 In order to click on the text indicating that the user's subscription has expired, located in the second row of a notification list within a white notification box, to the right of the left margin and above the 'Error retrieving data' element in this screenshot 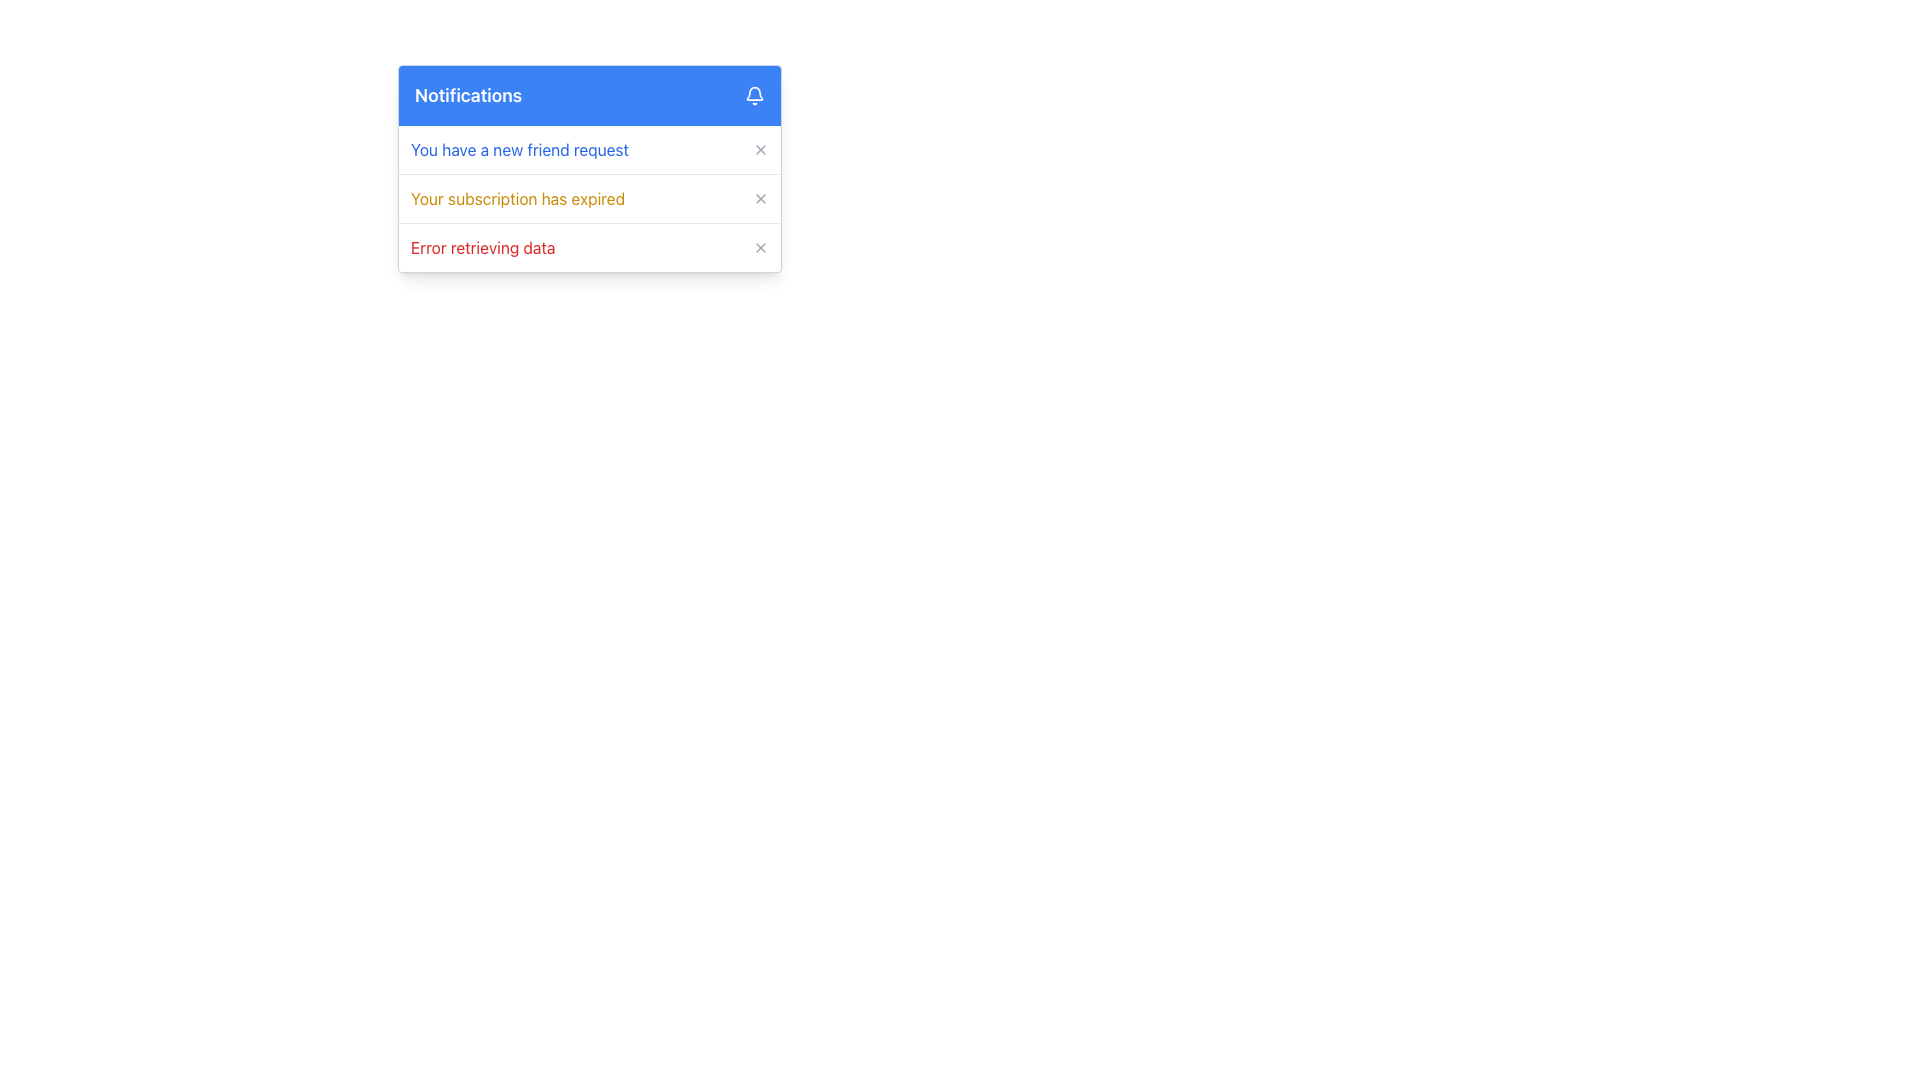, I will do `click(518, 199)`.